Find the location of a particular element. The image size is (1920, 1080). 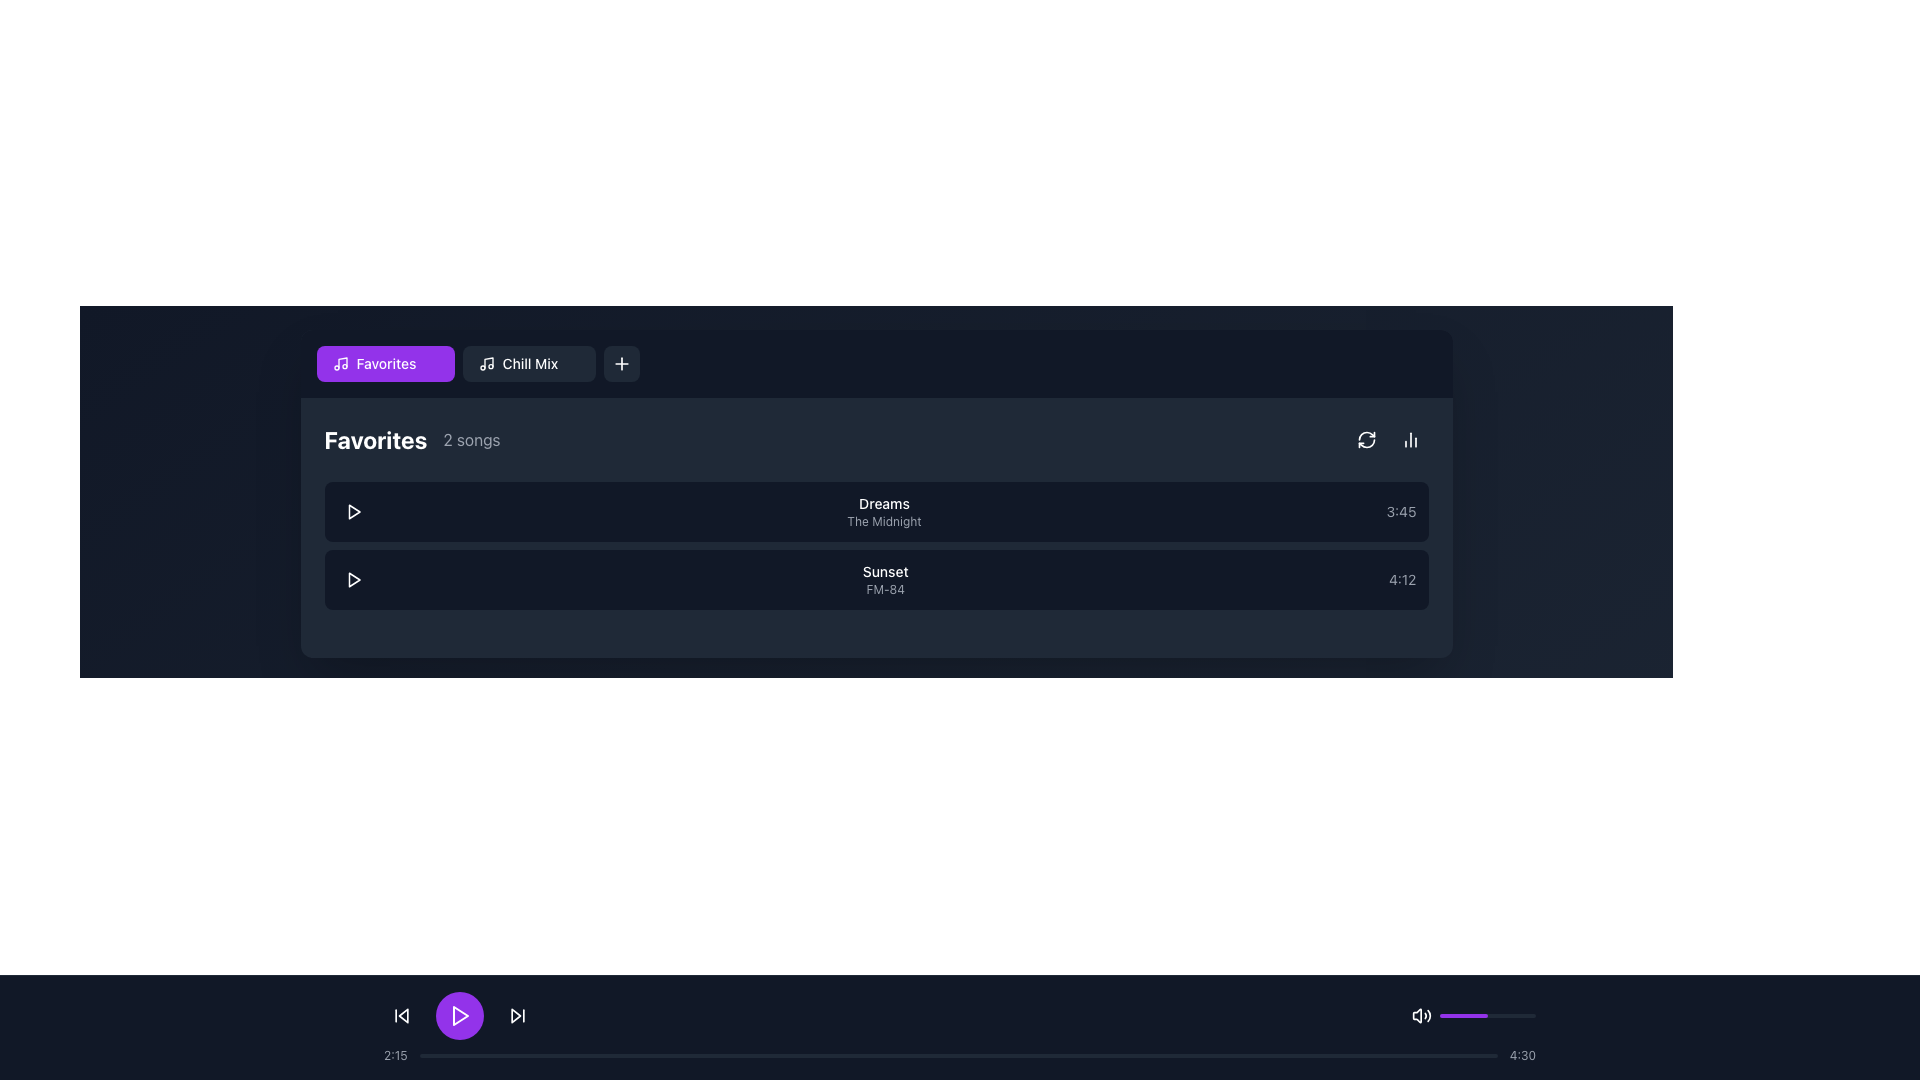

the static text label that displays the count of songs in the 'Favorites' playlist, located to the right of the 'Favorites' label within the upper section of the song card is located at coordinates (470, 438).